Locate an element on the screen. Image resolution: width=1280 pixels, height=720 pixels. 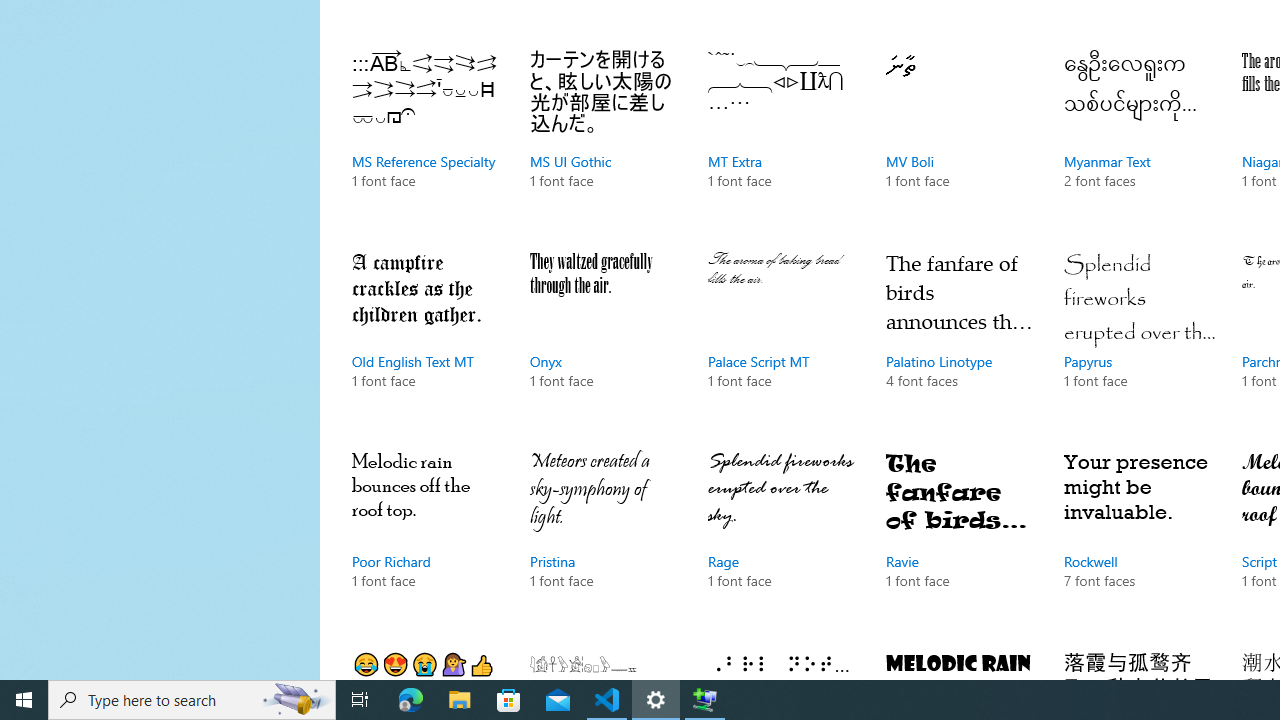
'Extensible Wizards Host Process - 1 running window' is located at coordinates (705, 698).